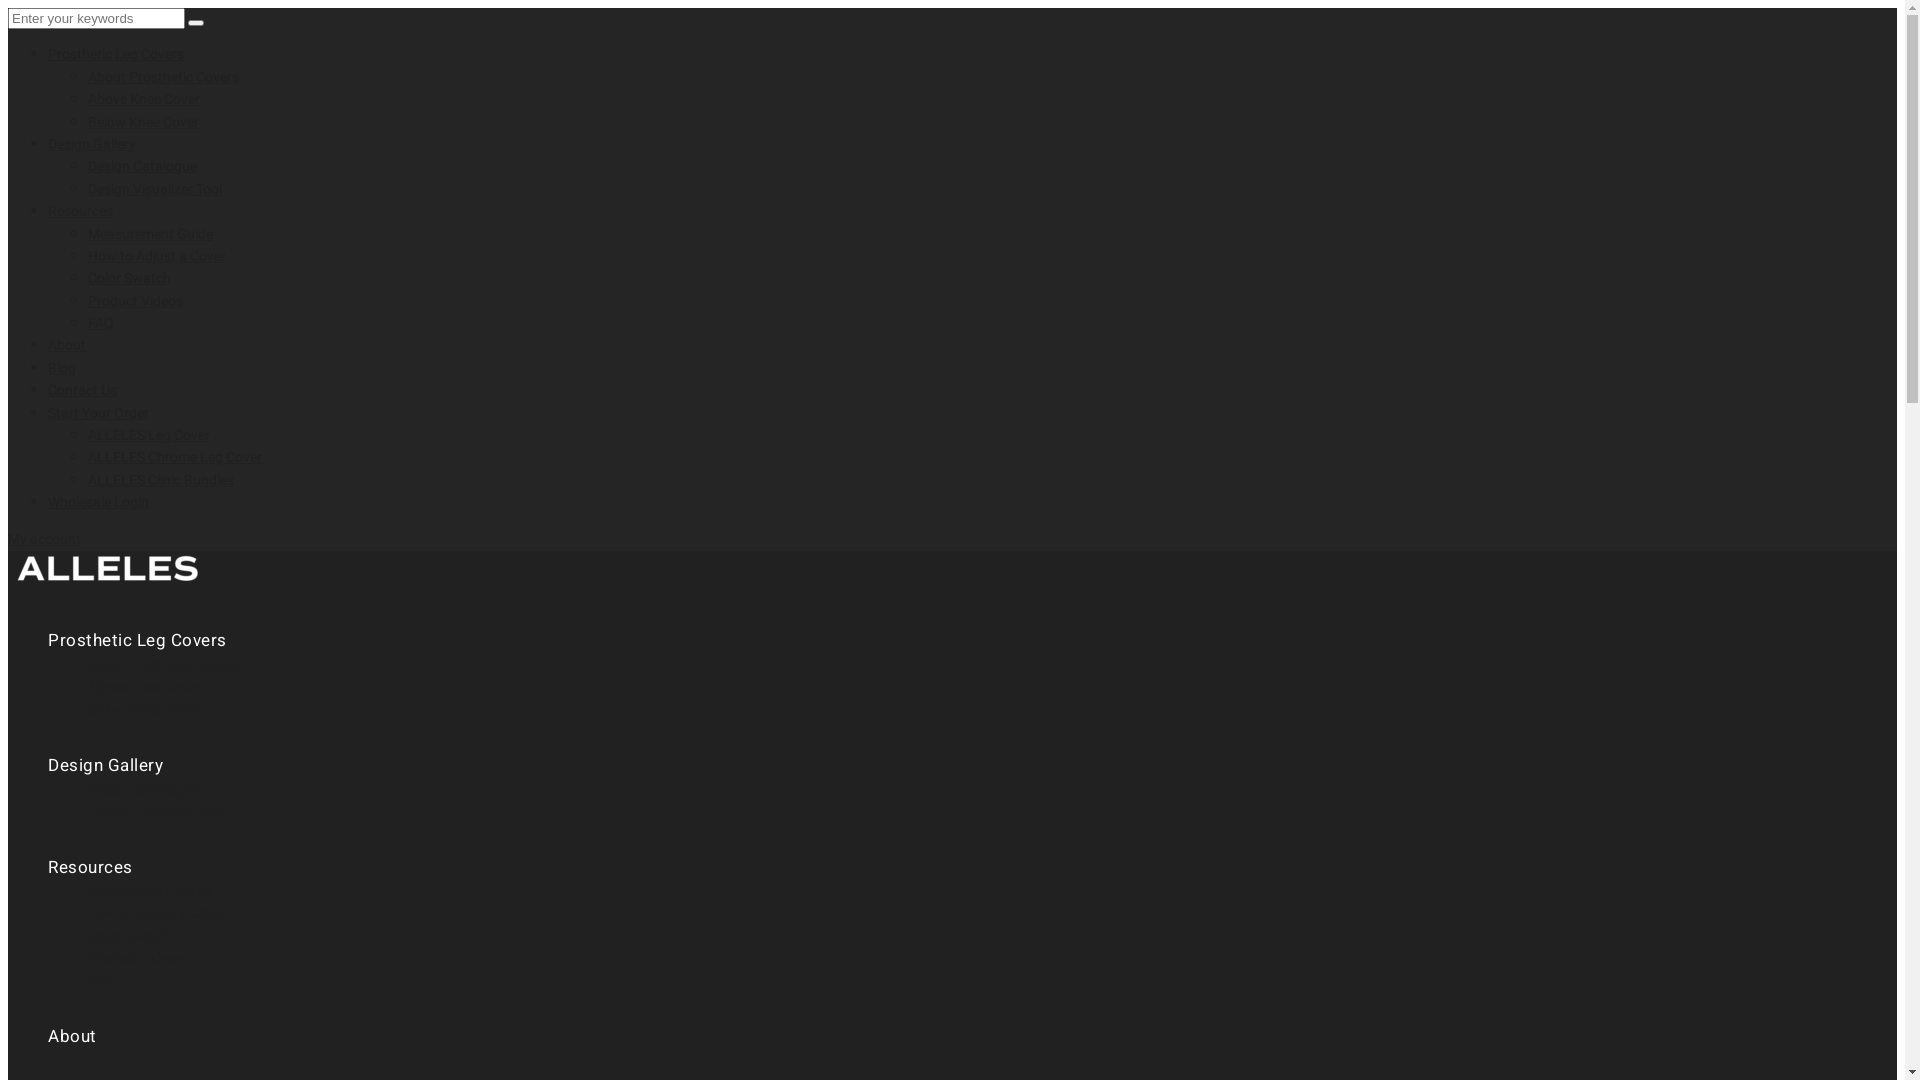 The height and width of the screenshot is (1080, 1920). What do you see at coordinates (149, 233) in the screenshot?
I see `'Measurement Guide'` at bounding box center [149, 233].